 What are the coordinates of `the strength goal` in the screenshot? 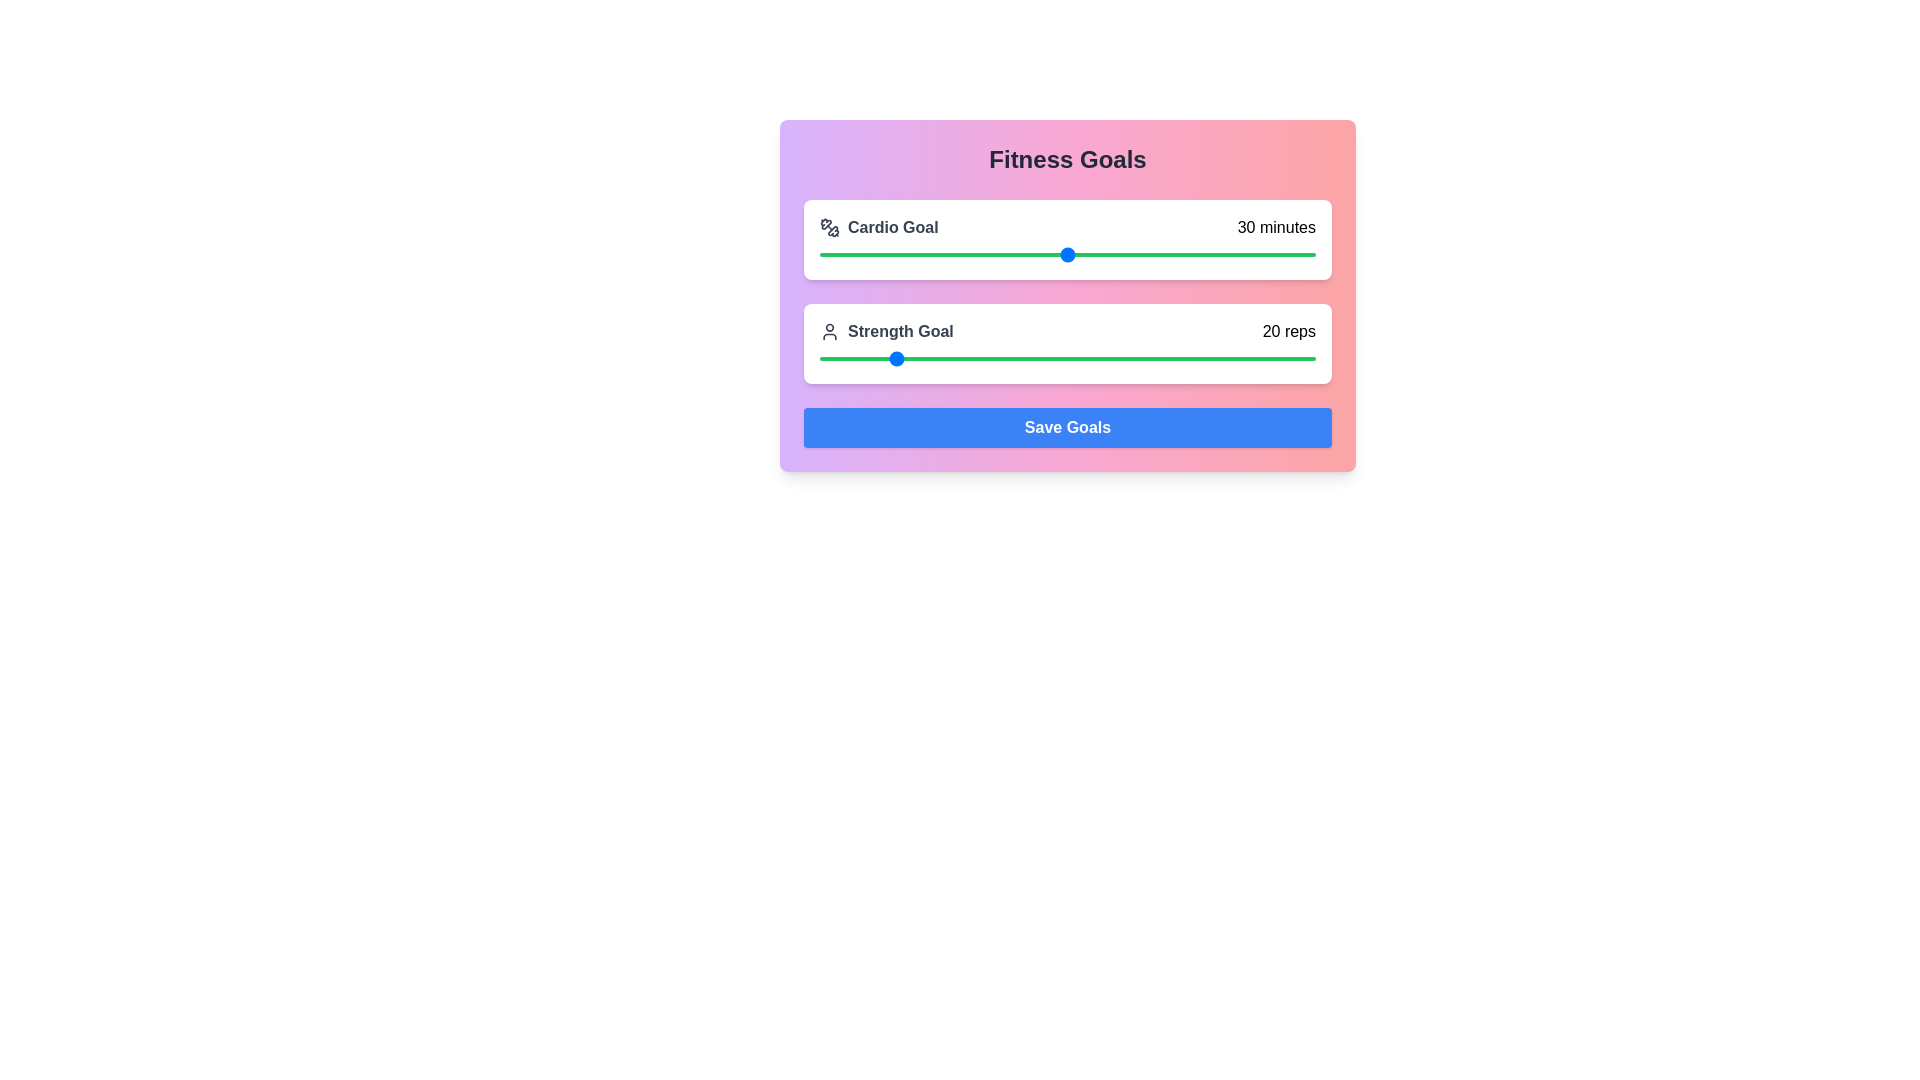 It's located at (834, 357).